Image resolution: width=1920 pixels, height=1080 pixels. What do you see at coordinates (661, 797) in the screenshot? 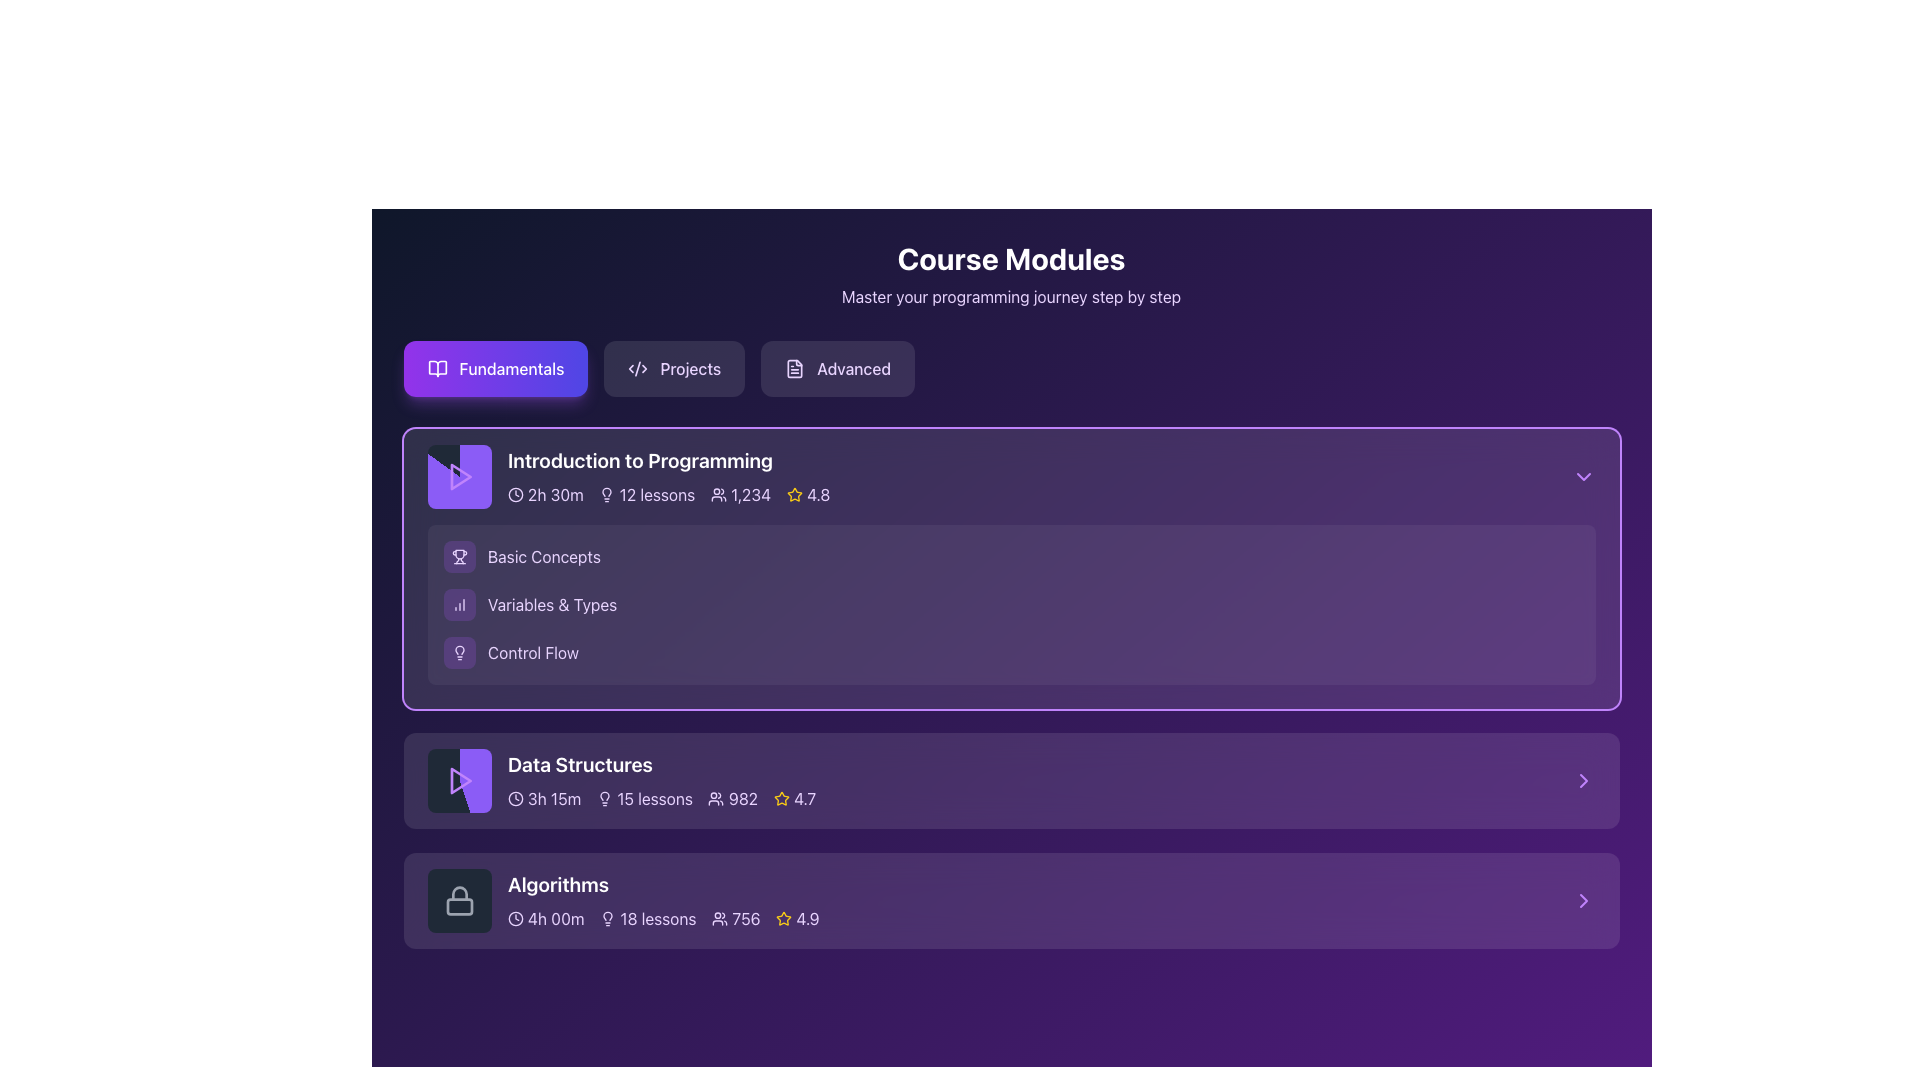
I see `informational text displaying details about the 'Data Structures' course, which includes course duration, number of lessons, number of learners, and rating` at bounding box center [661, 797].